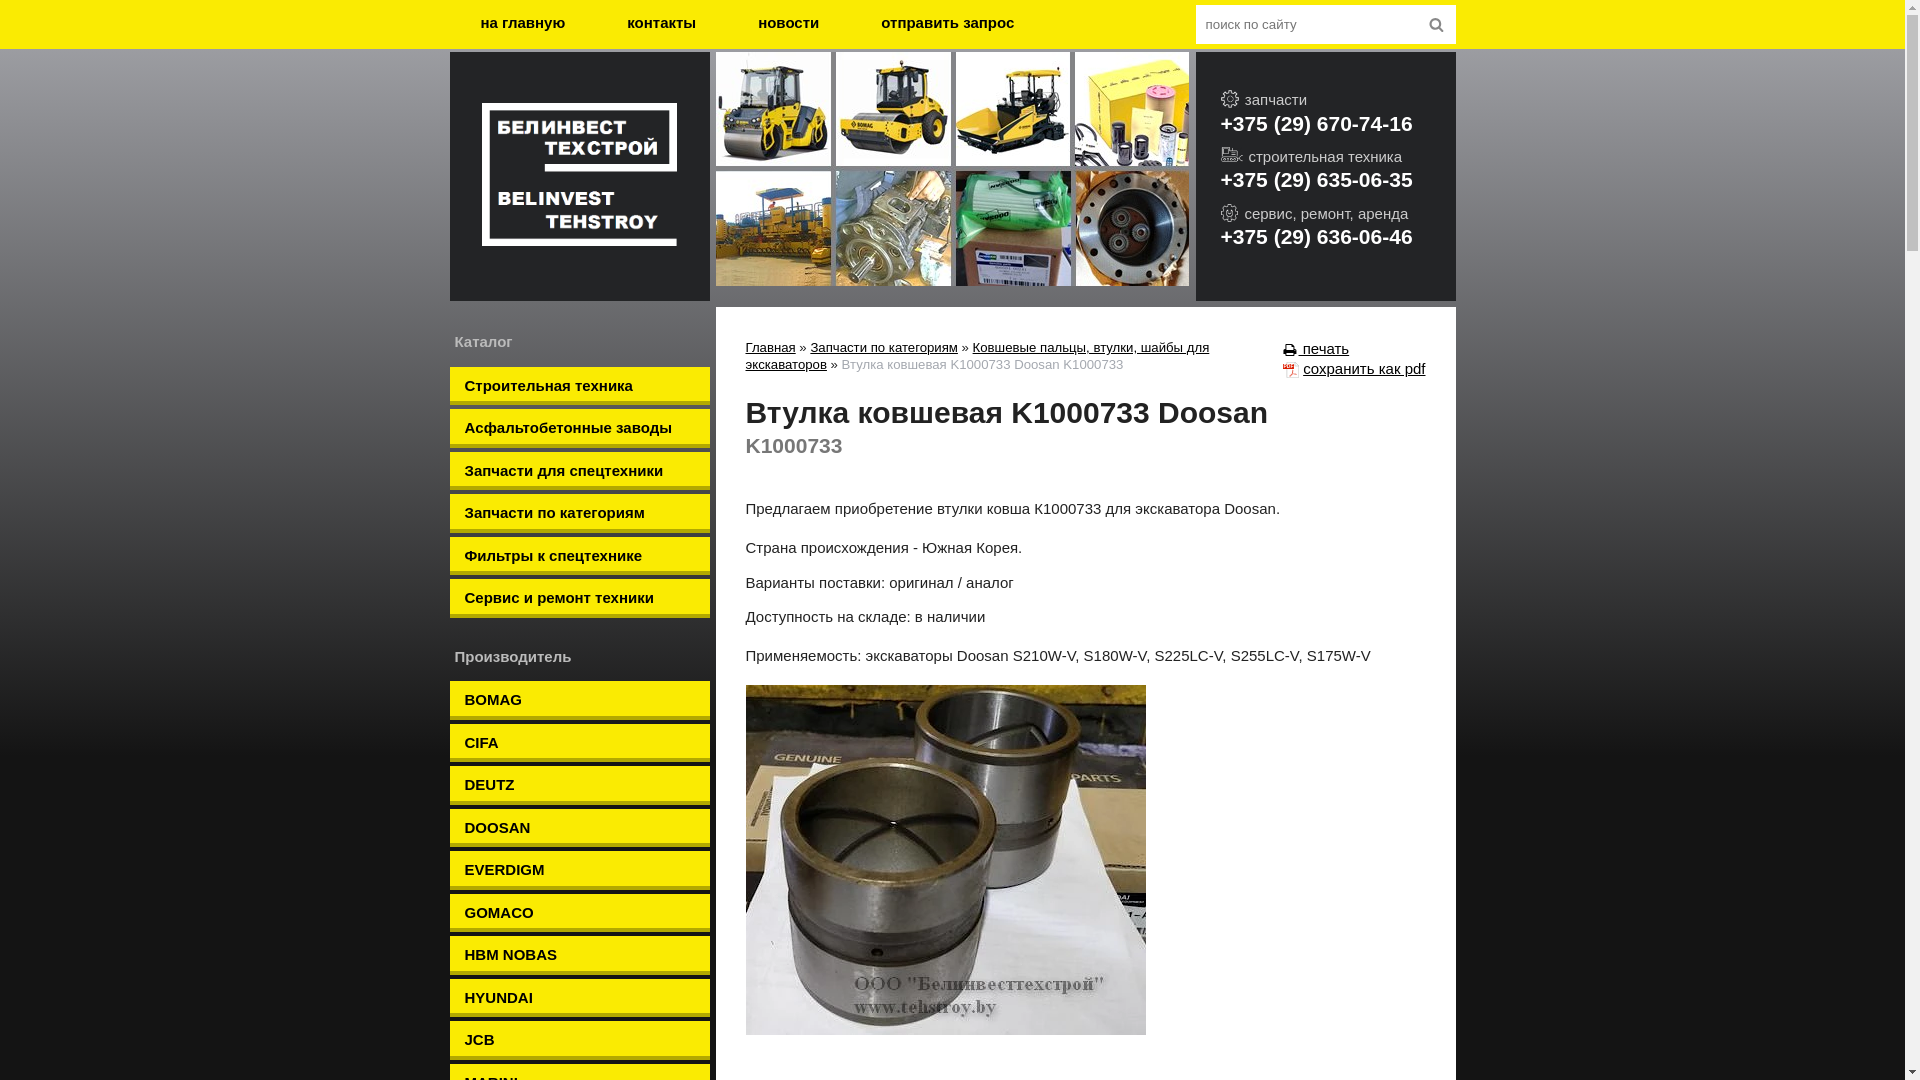 The width and height of the screenshot is (1920, 1080). Describe the element at coordinates (449, 954) in the screenshot. I see `'HBM NOBAS'` at that location.